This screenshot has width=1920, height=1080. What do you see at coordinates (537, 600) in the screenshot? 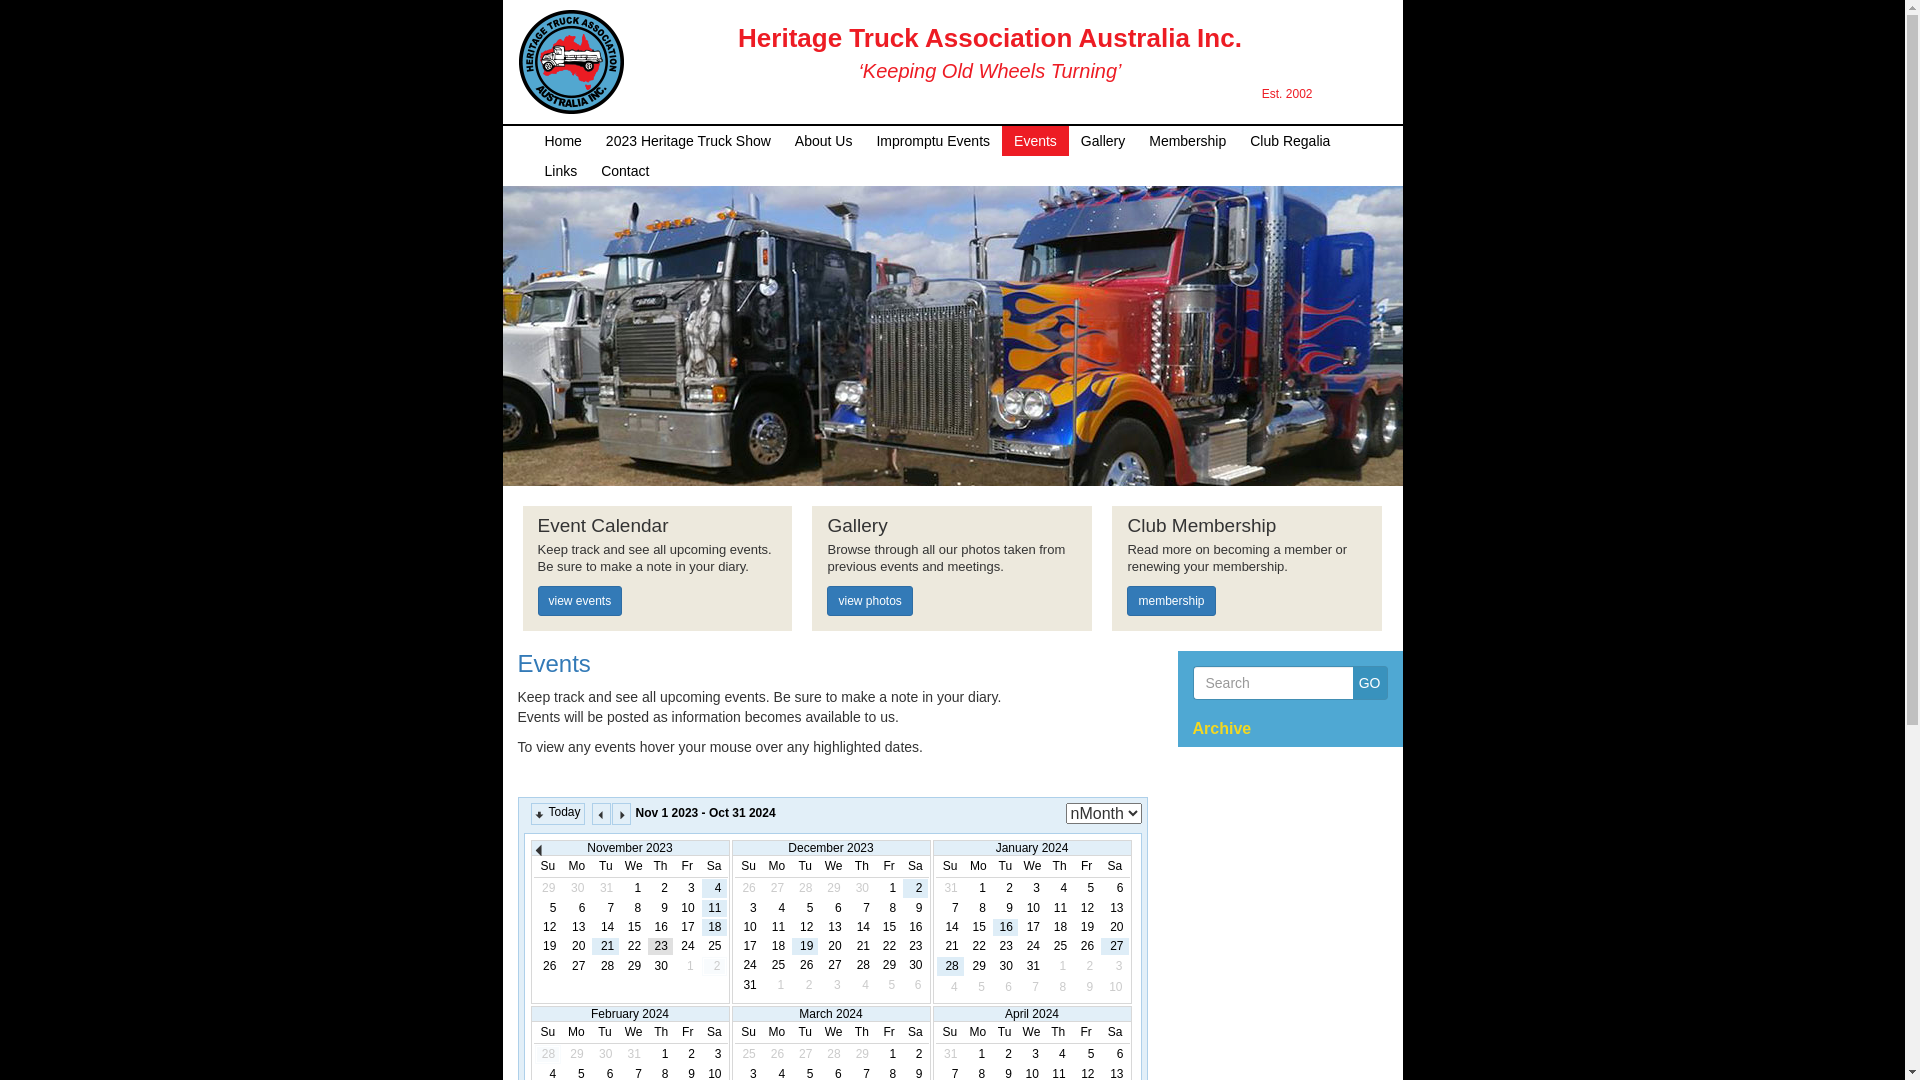
I see `'view events'` at bounding box center [537, 600].